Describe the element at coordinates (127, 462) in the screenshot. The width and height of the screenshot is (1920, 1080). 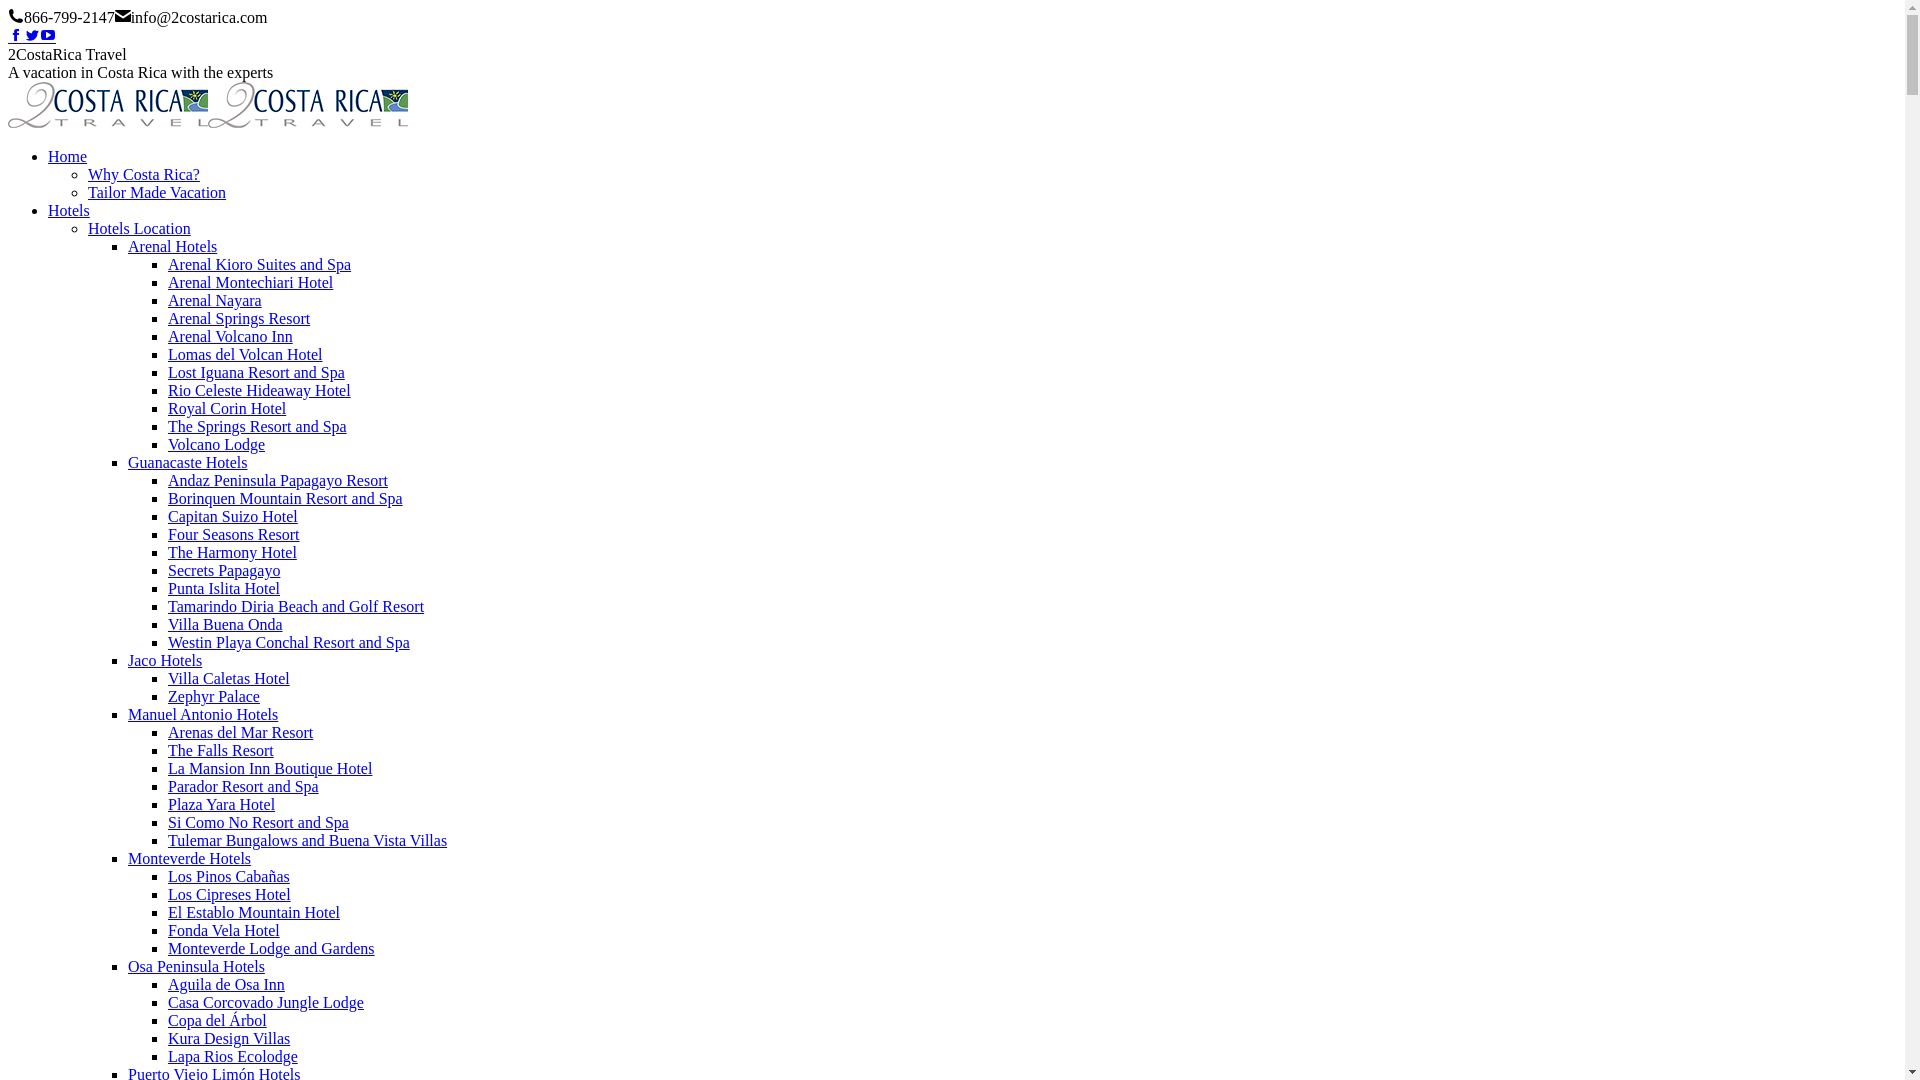
I see `'Guanacaste Hotels'` at that location.